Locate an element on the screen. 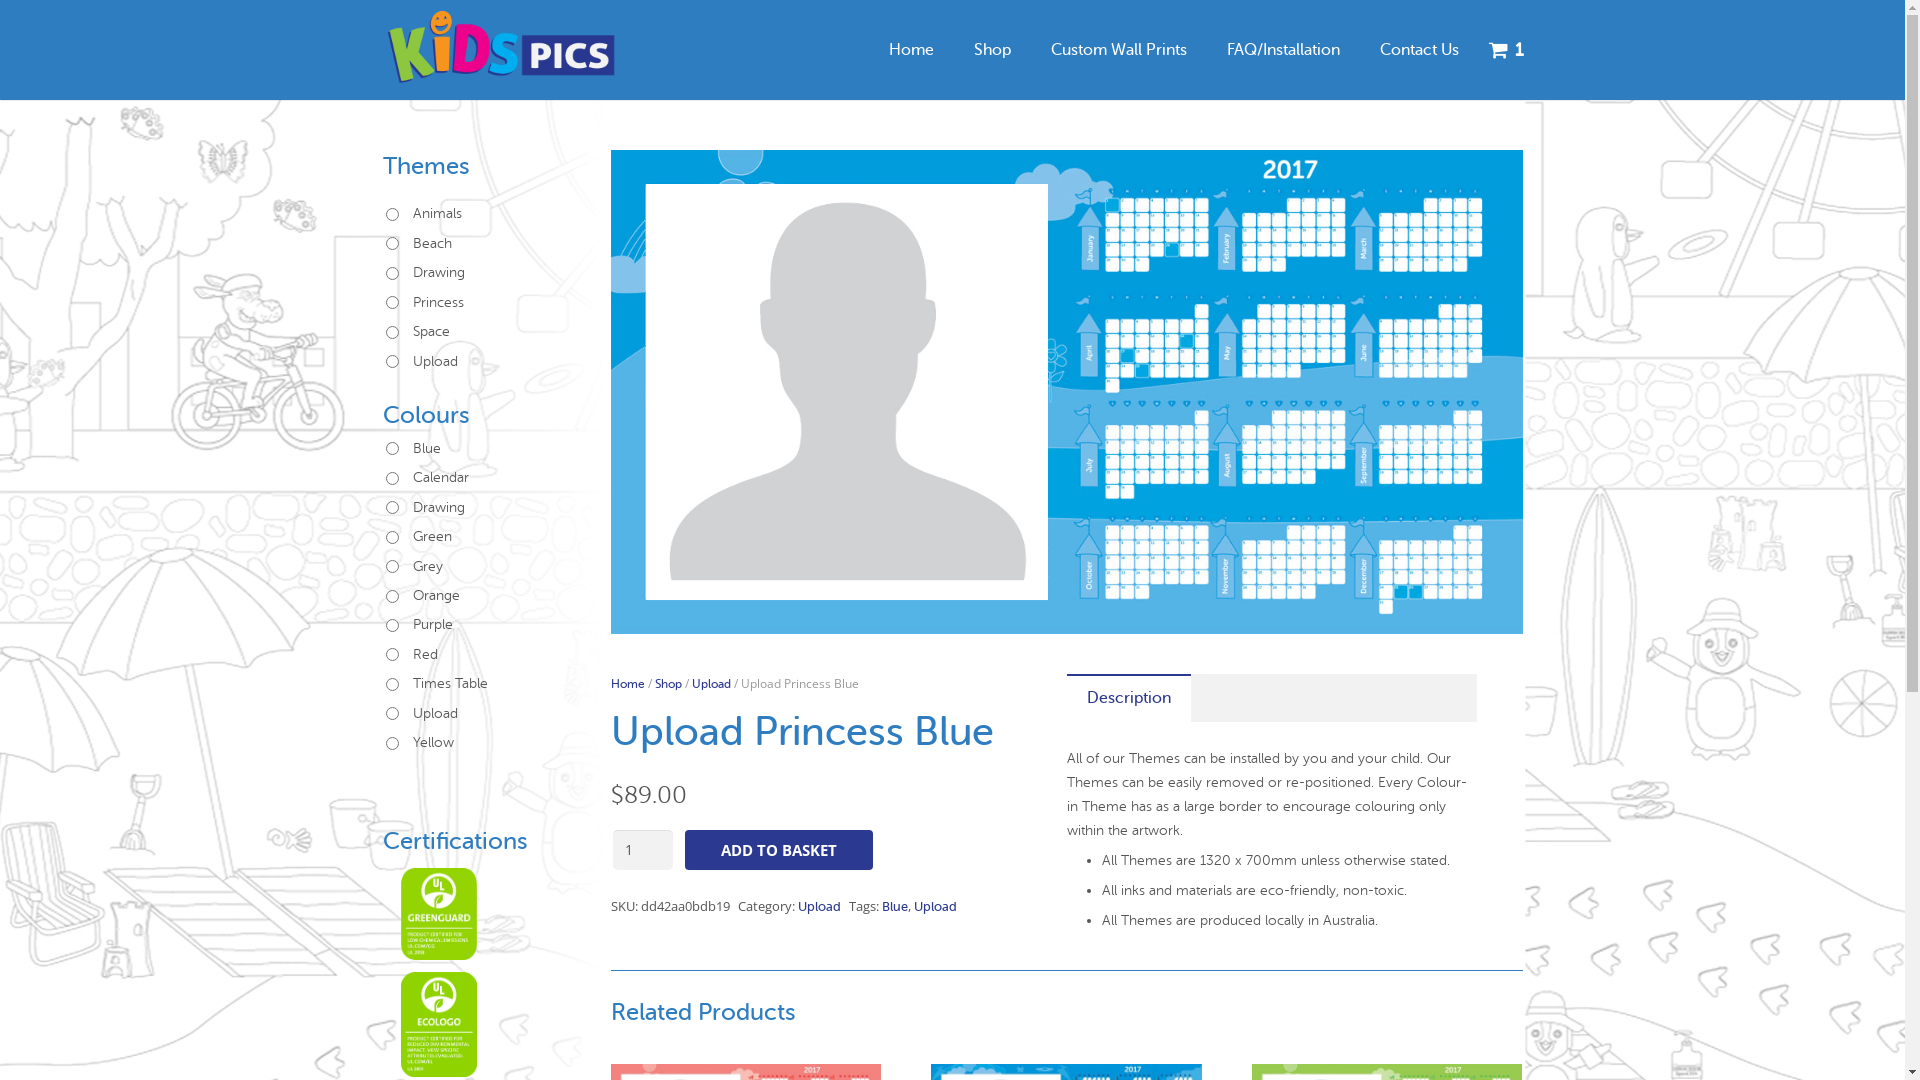 This screenshot has height=1080, width=1920. 'Description' is located at coordinates (1128, 697).